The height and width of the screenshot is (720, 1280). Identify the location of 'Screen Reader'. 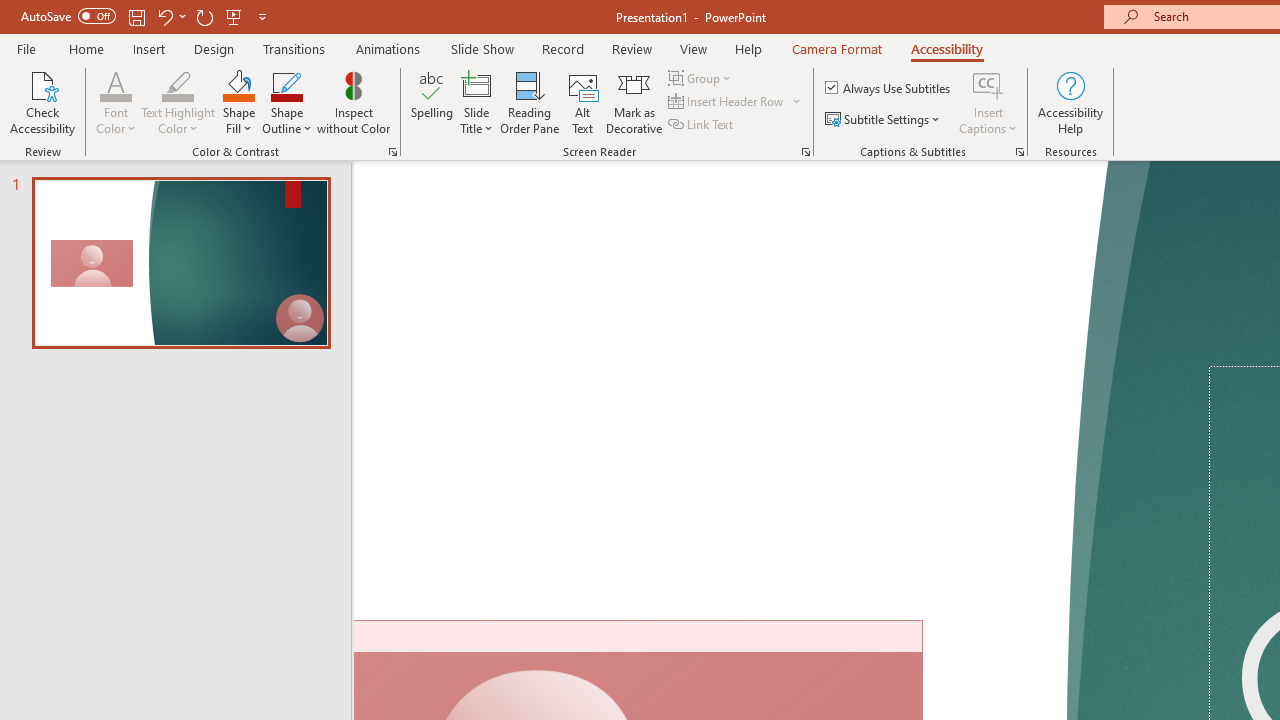
(805, 150).